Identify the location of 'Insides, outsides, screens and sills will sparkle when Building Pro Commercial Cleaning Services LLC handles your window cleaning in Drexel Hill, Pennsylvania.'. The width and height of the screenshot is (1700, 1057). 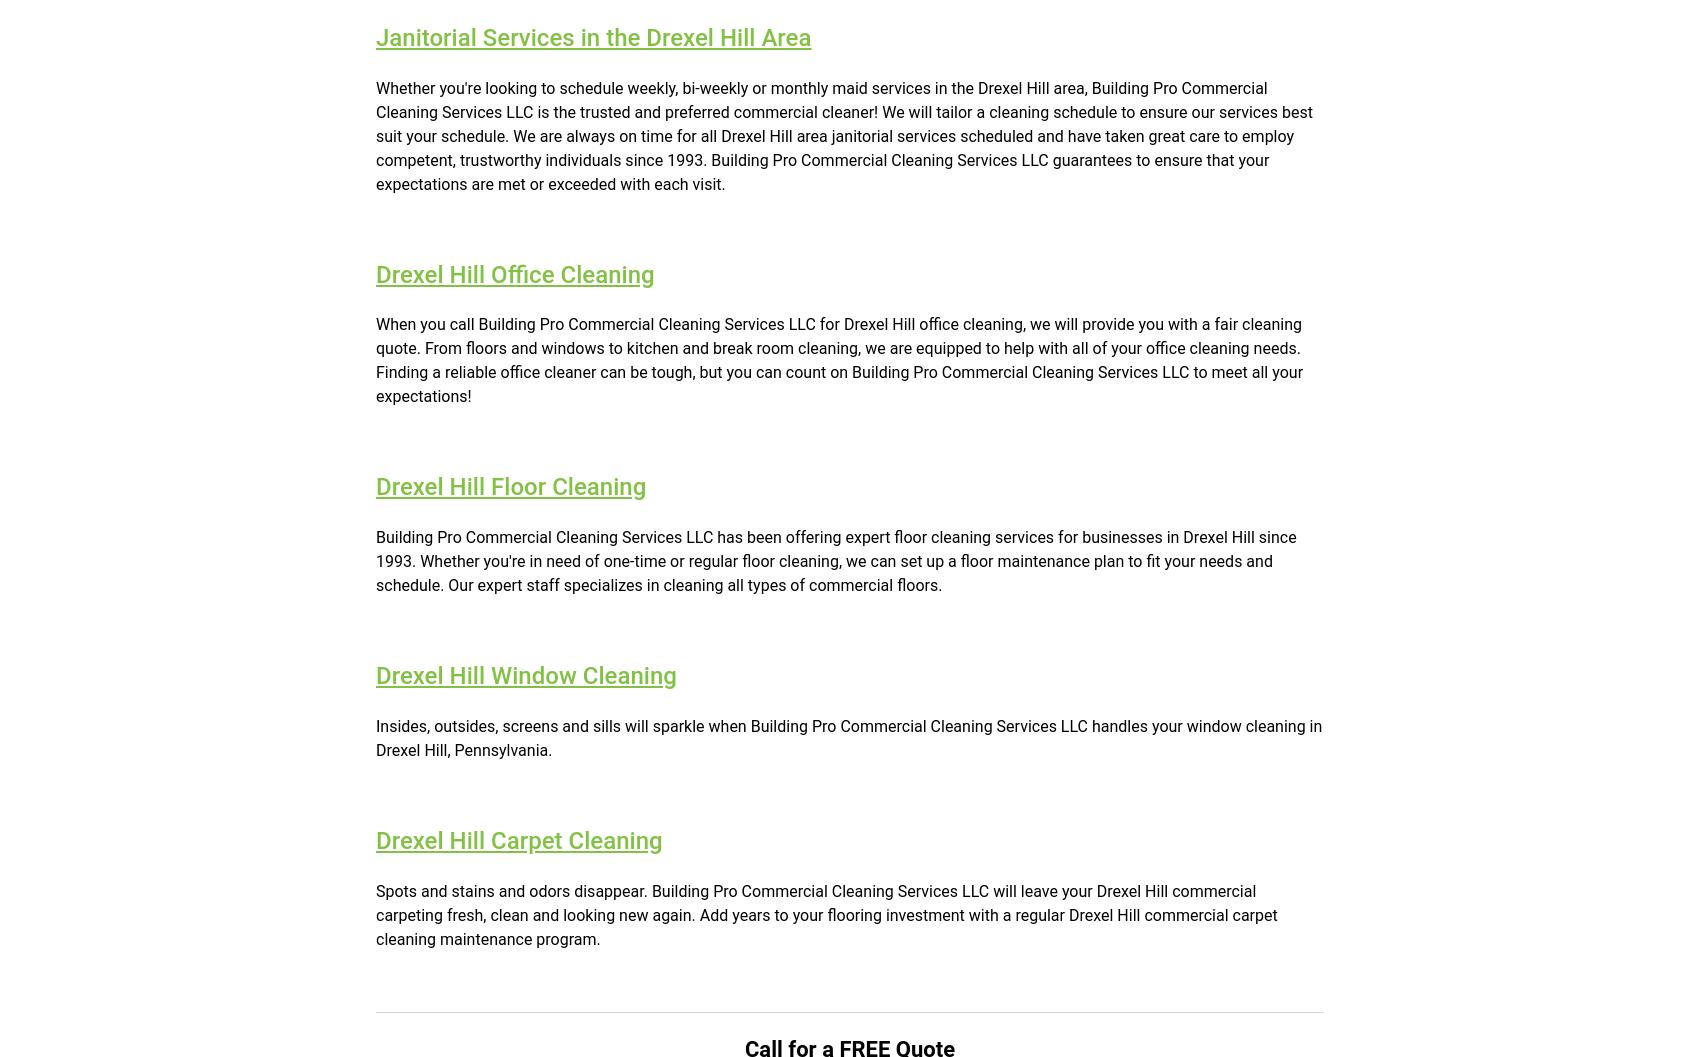
(375, 736).